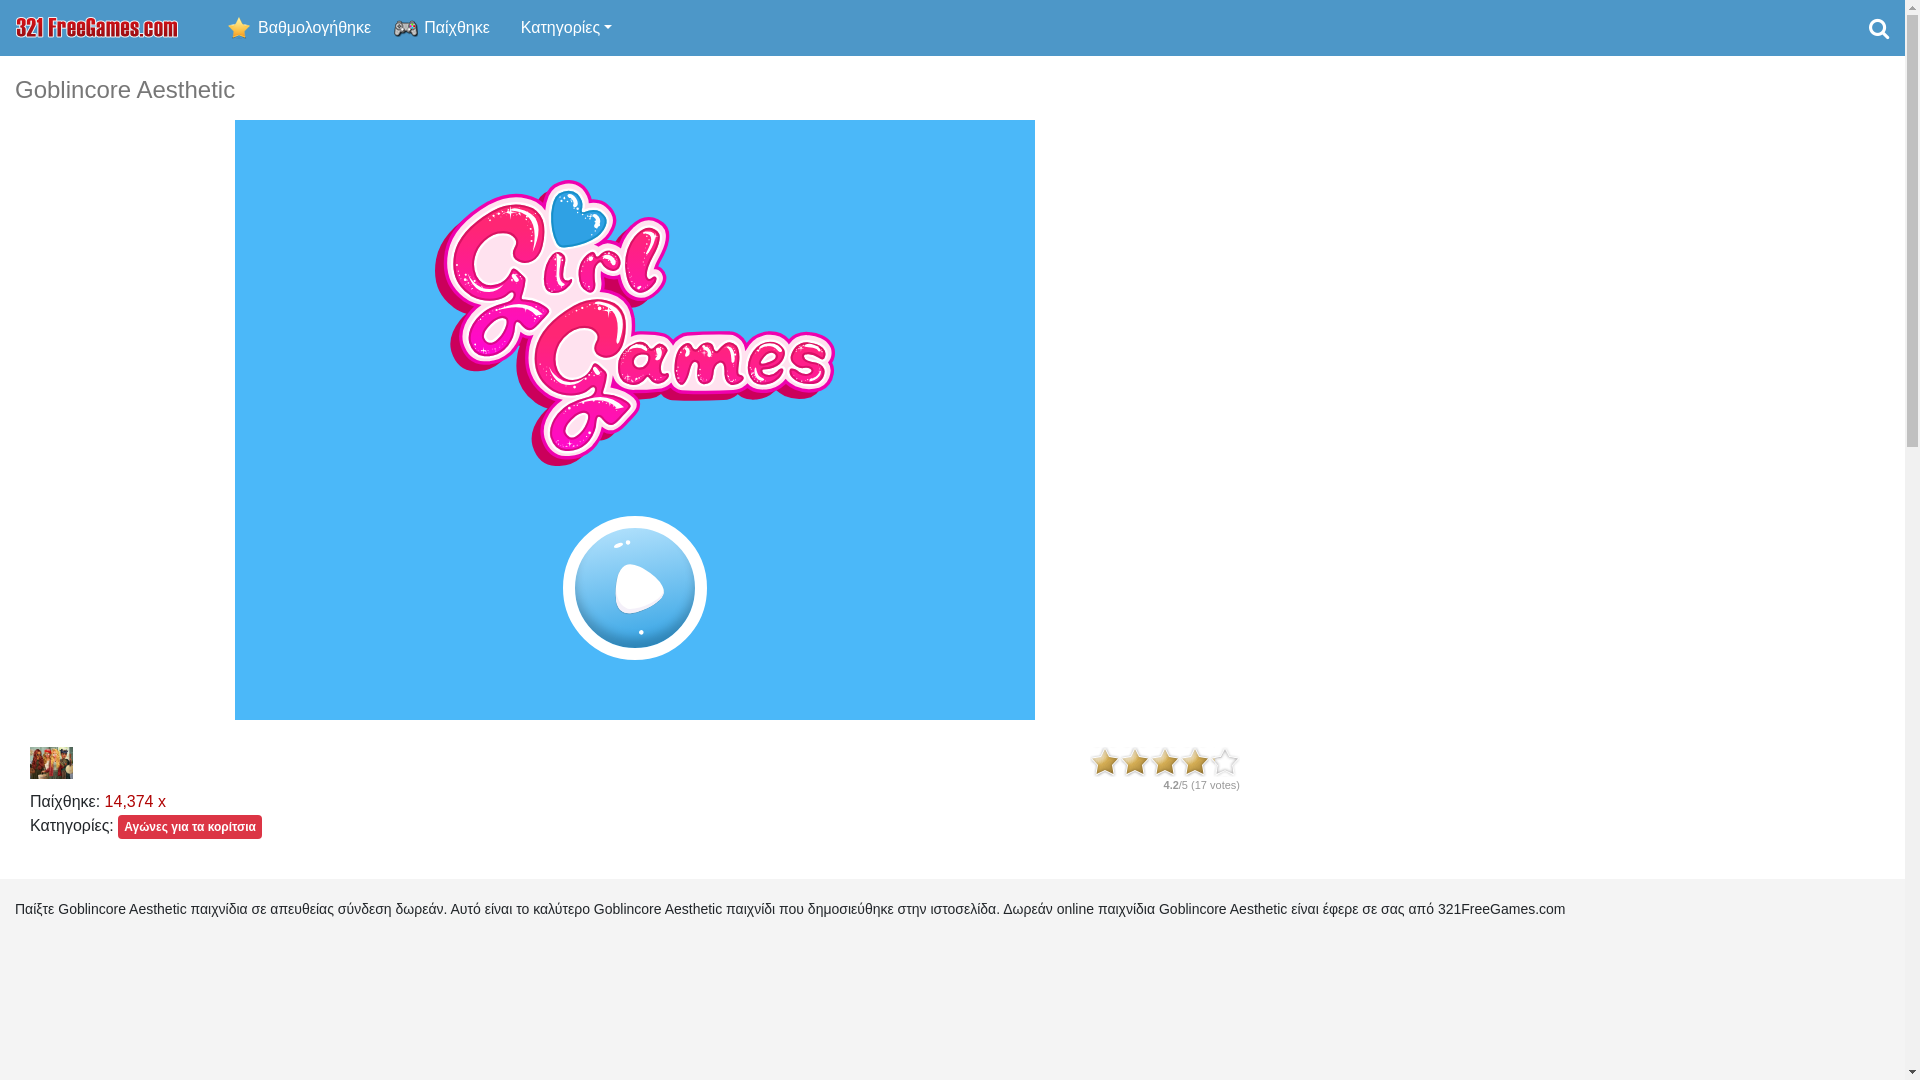 The image size is (1920, 1080). What do you see at coordinates (1195, 762) in the screenshot?
I see `'4'` at bounding box center [1195, 762].